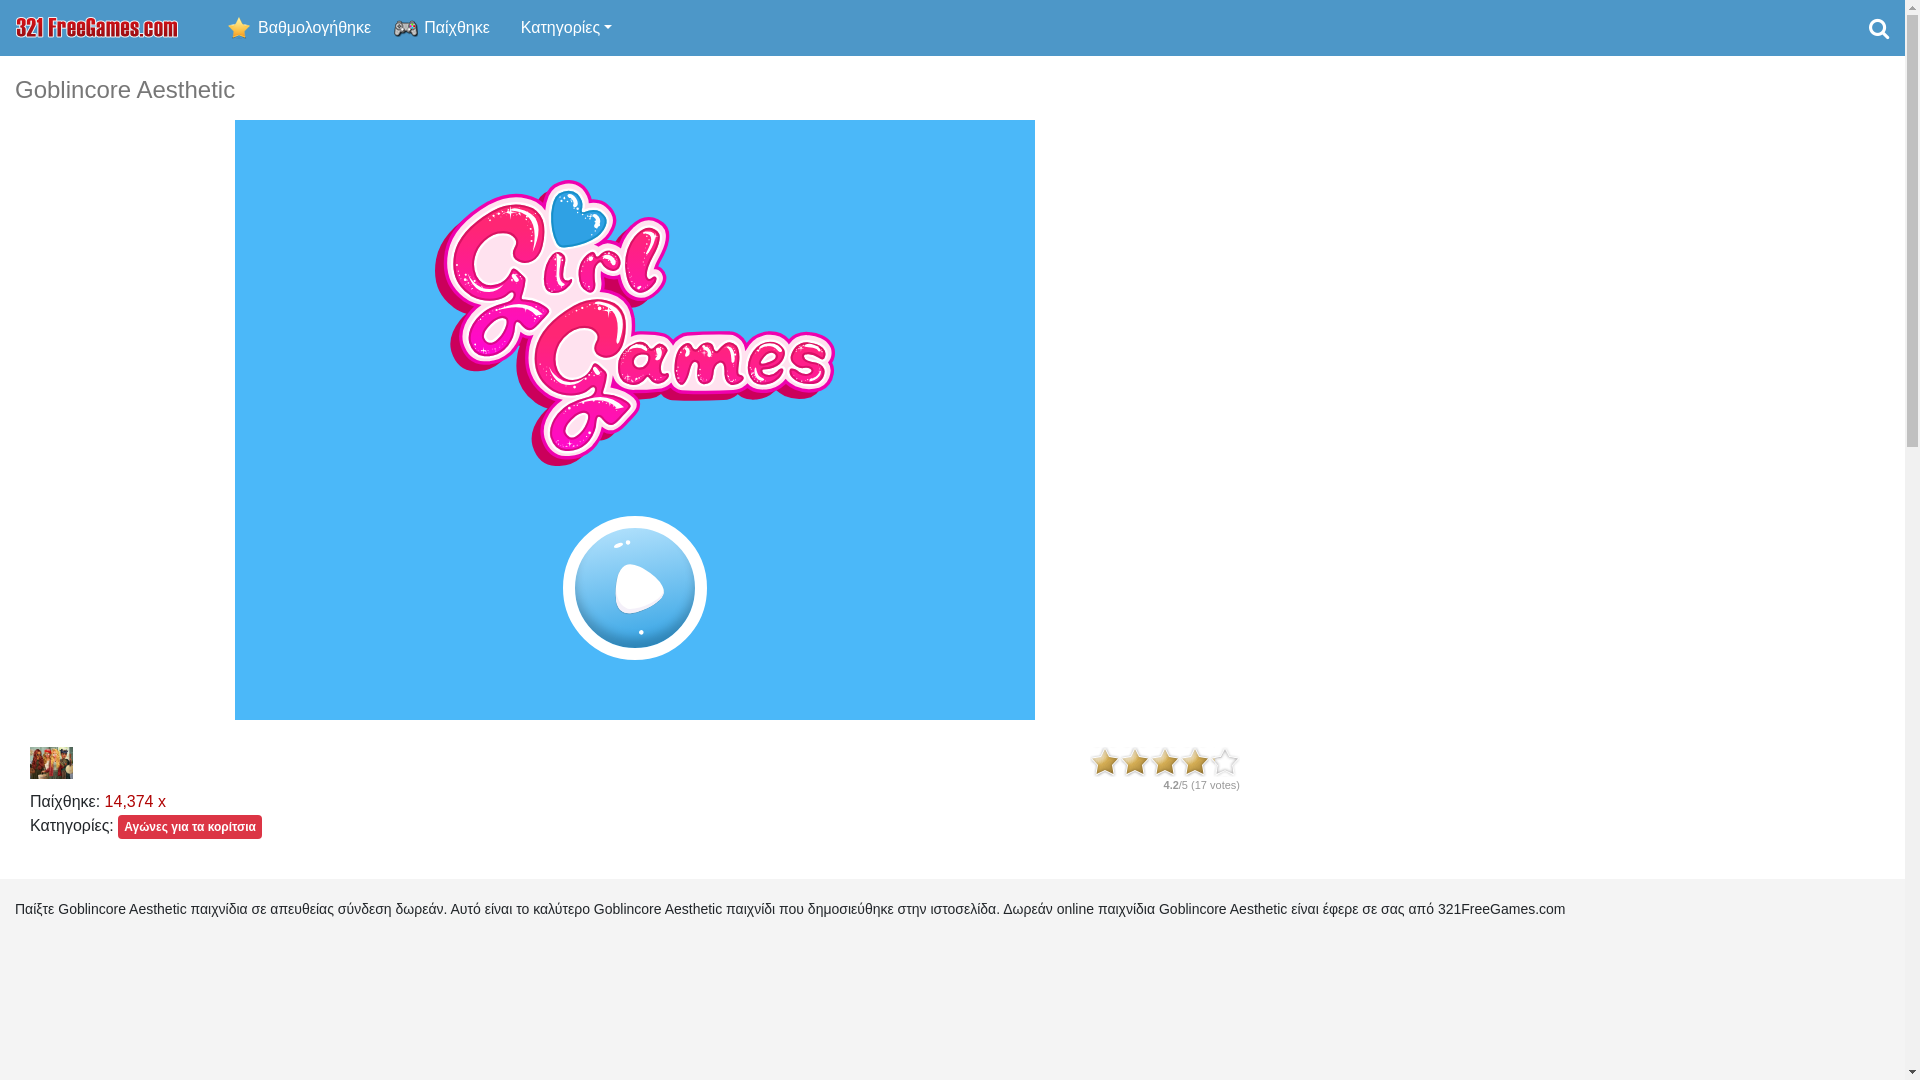 The image size is (1920, 1080). What do you see at coordinates (1195, 762) in the screenshot?
I see `'4'` at bounding box center [1195, 762].